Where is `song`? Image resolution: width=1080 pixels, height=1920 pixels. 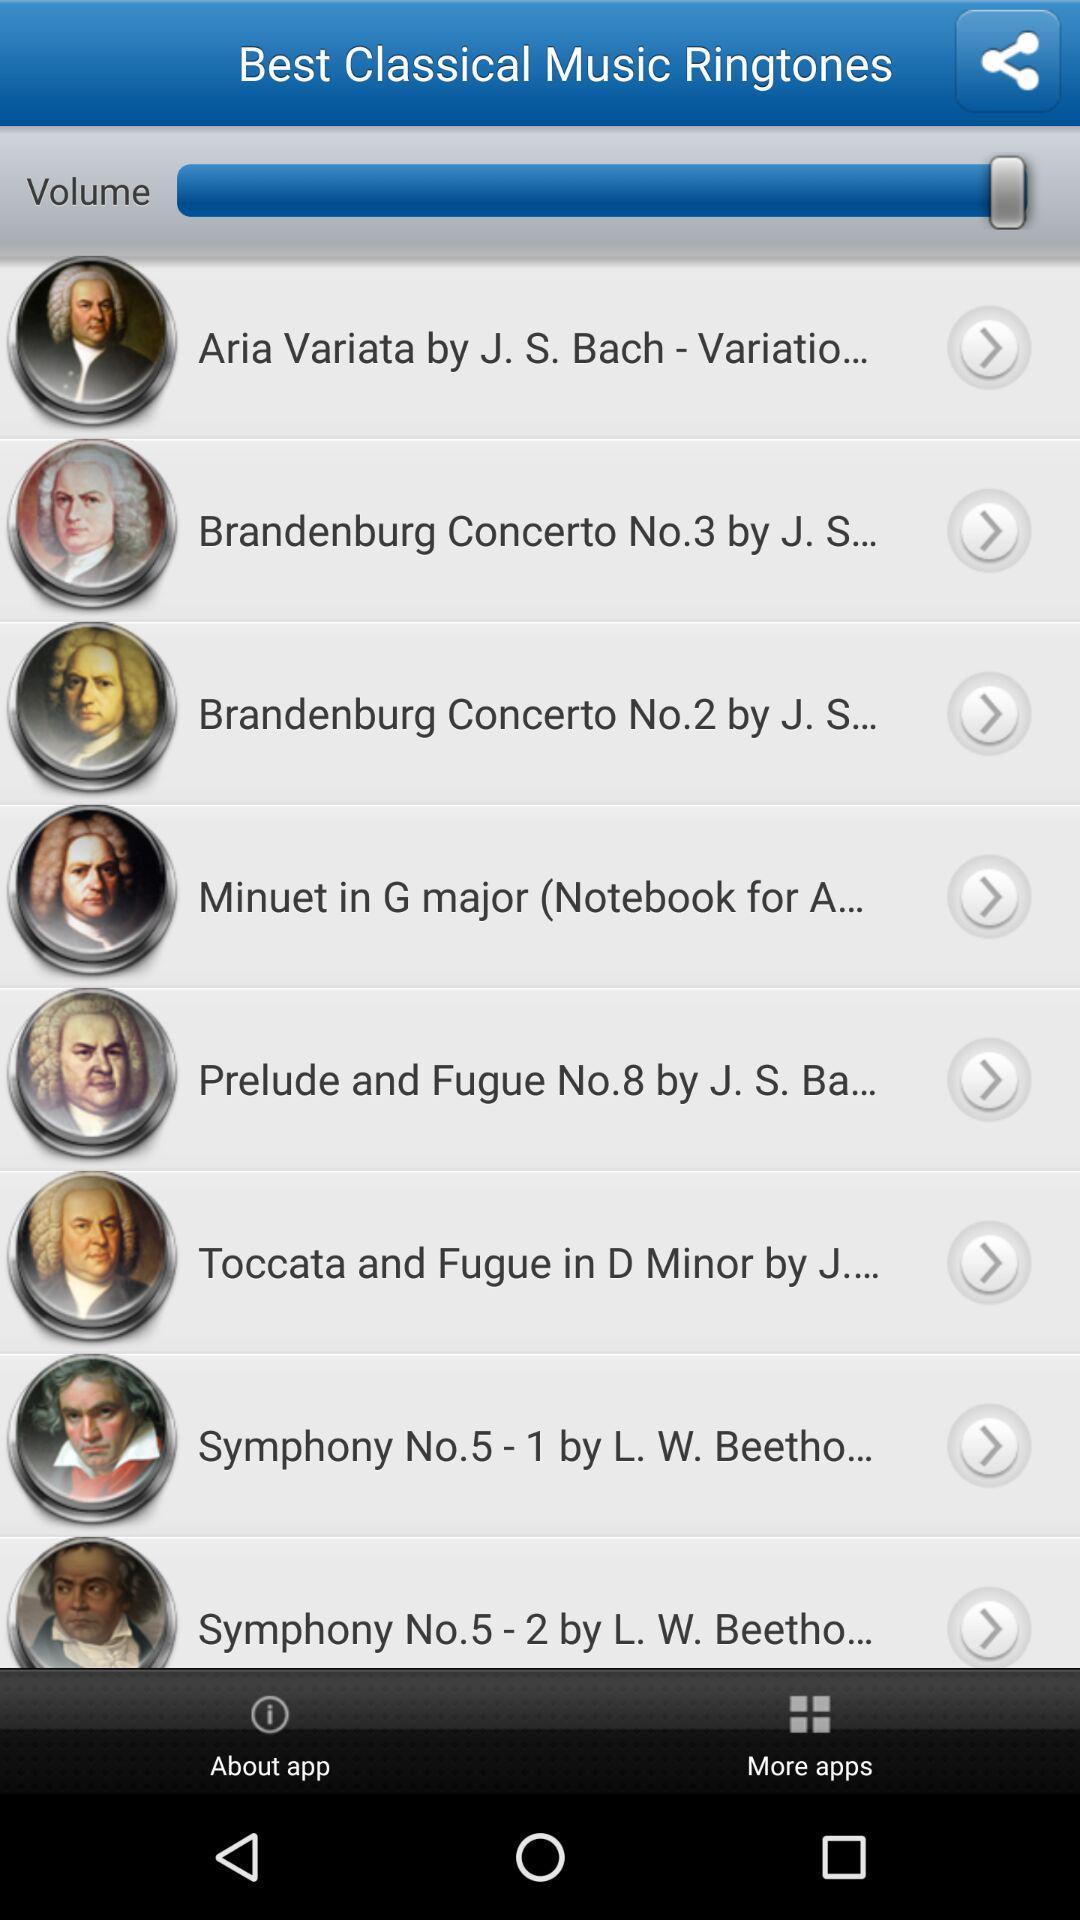 song is located at coordinates (987, 1444).